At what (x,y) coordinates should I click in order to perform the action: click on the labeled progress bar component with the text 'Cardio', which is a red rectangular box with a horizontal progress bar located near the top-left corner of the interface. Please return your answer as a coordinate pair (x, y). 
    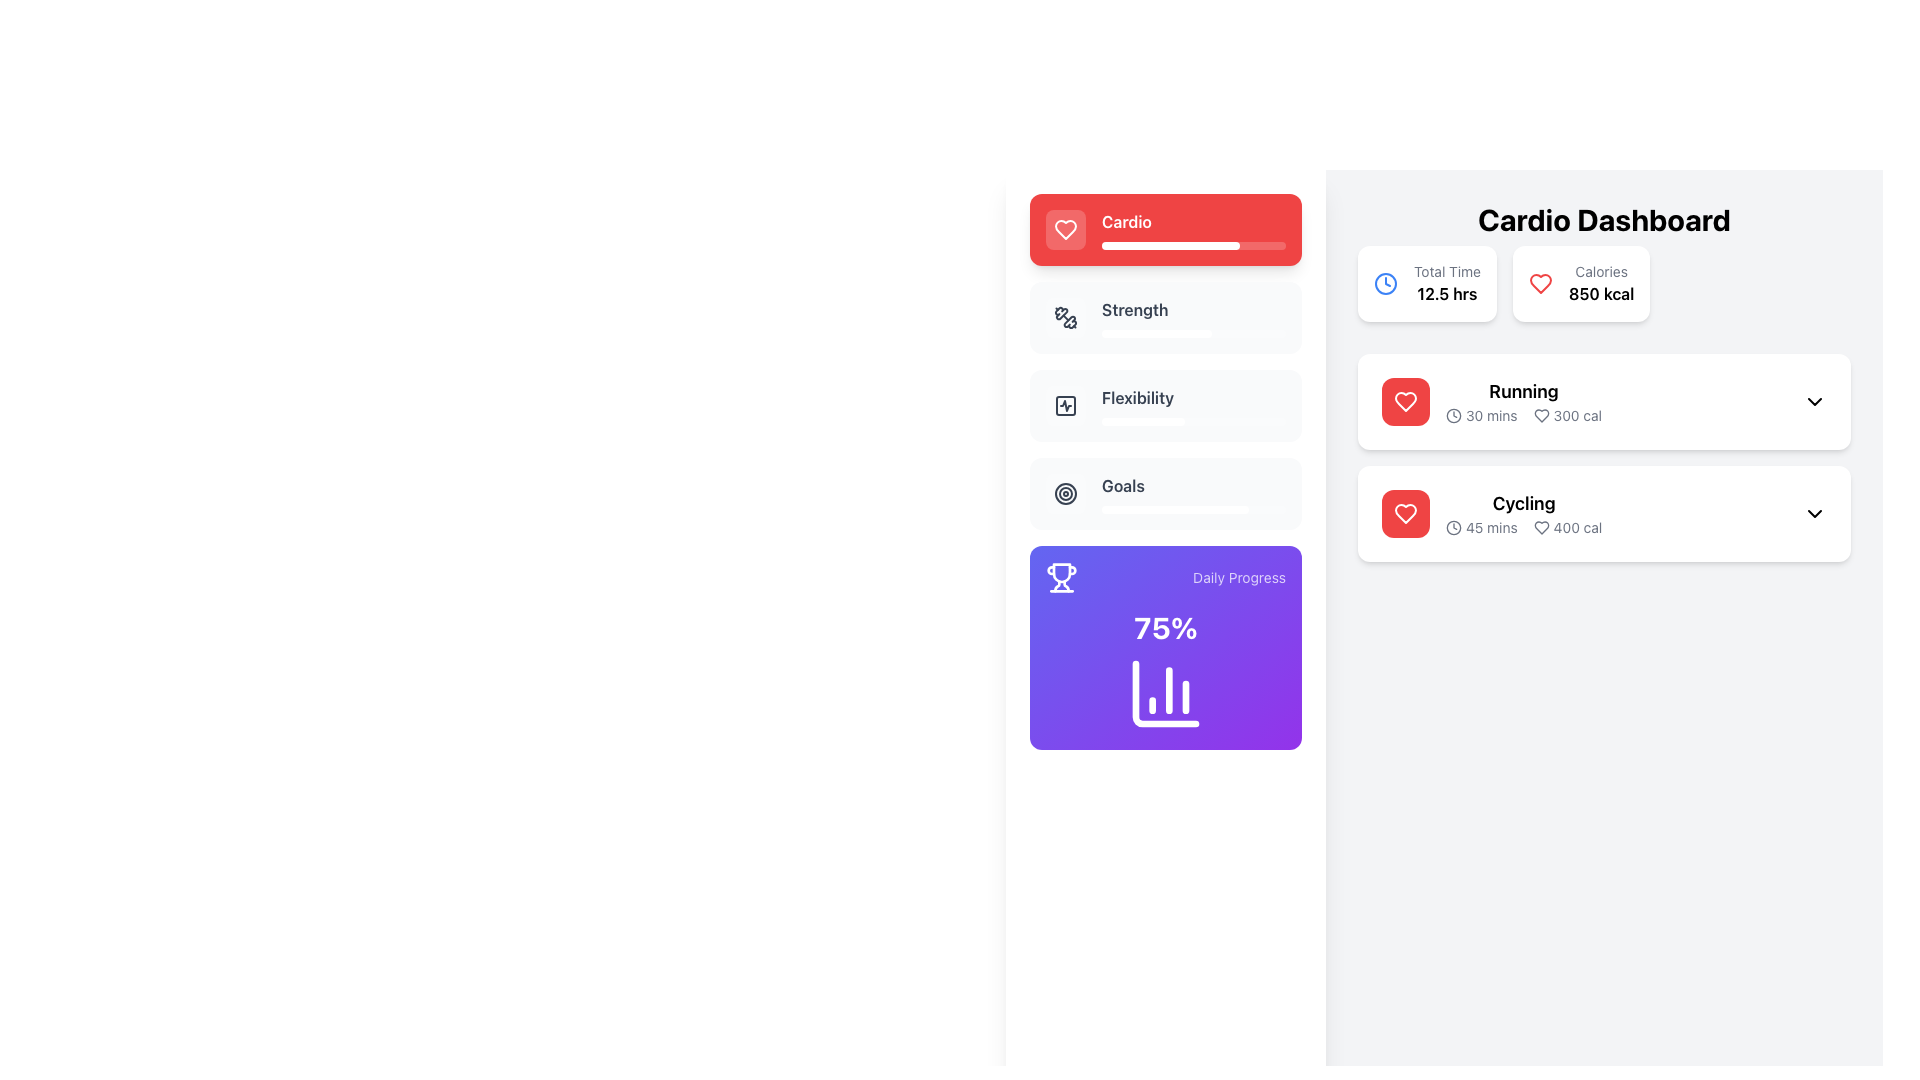
    Looking at the image, I should click on (1194, 229).